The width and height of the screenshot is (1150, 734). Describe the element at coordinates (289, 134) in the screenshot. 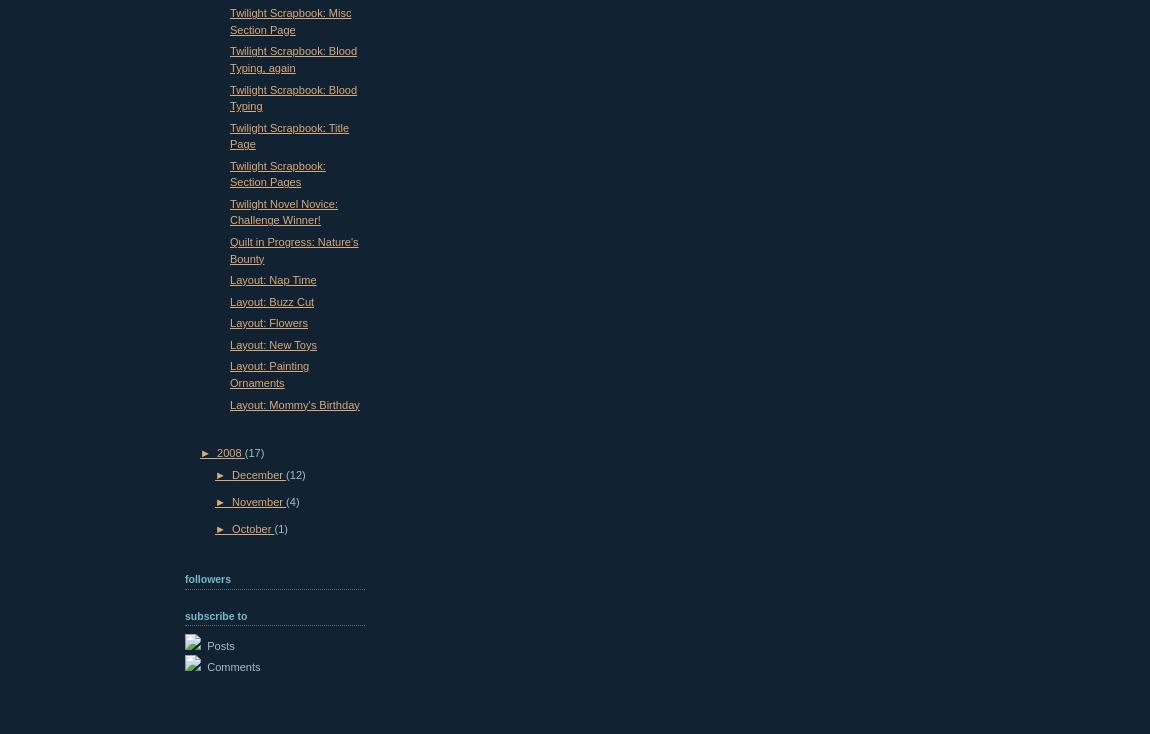

I see `'Twilight Scrapbook: Title Page'` at that location.